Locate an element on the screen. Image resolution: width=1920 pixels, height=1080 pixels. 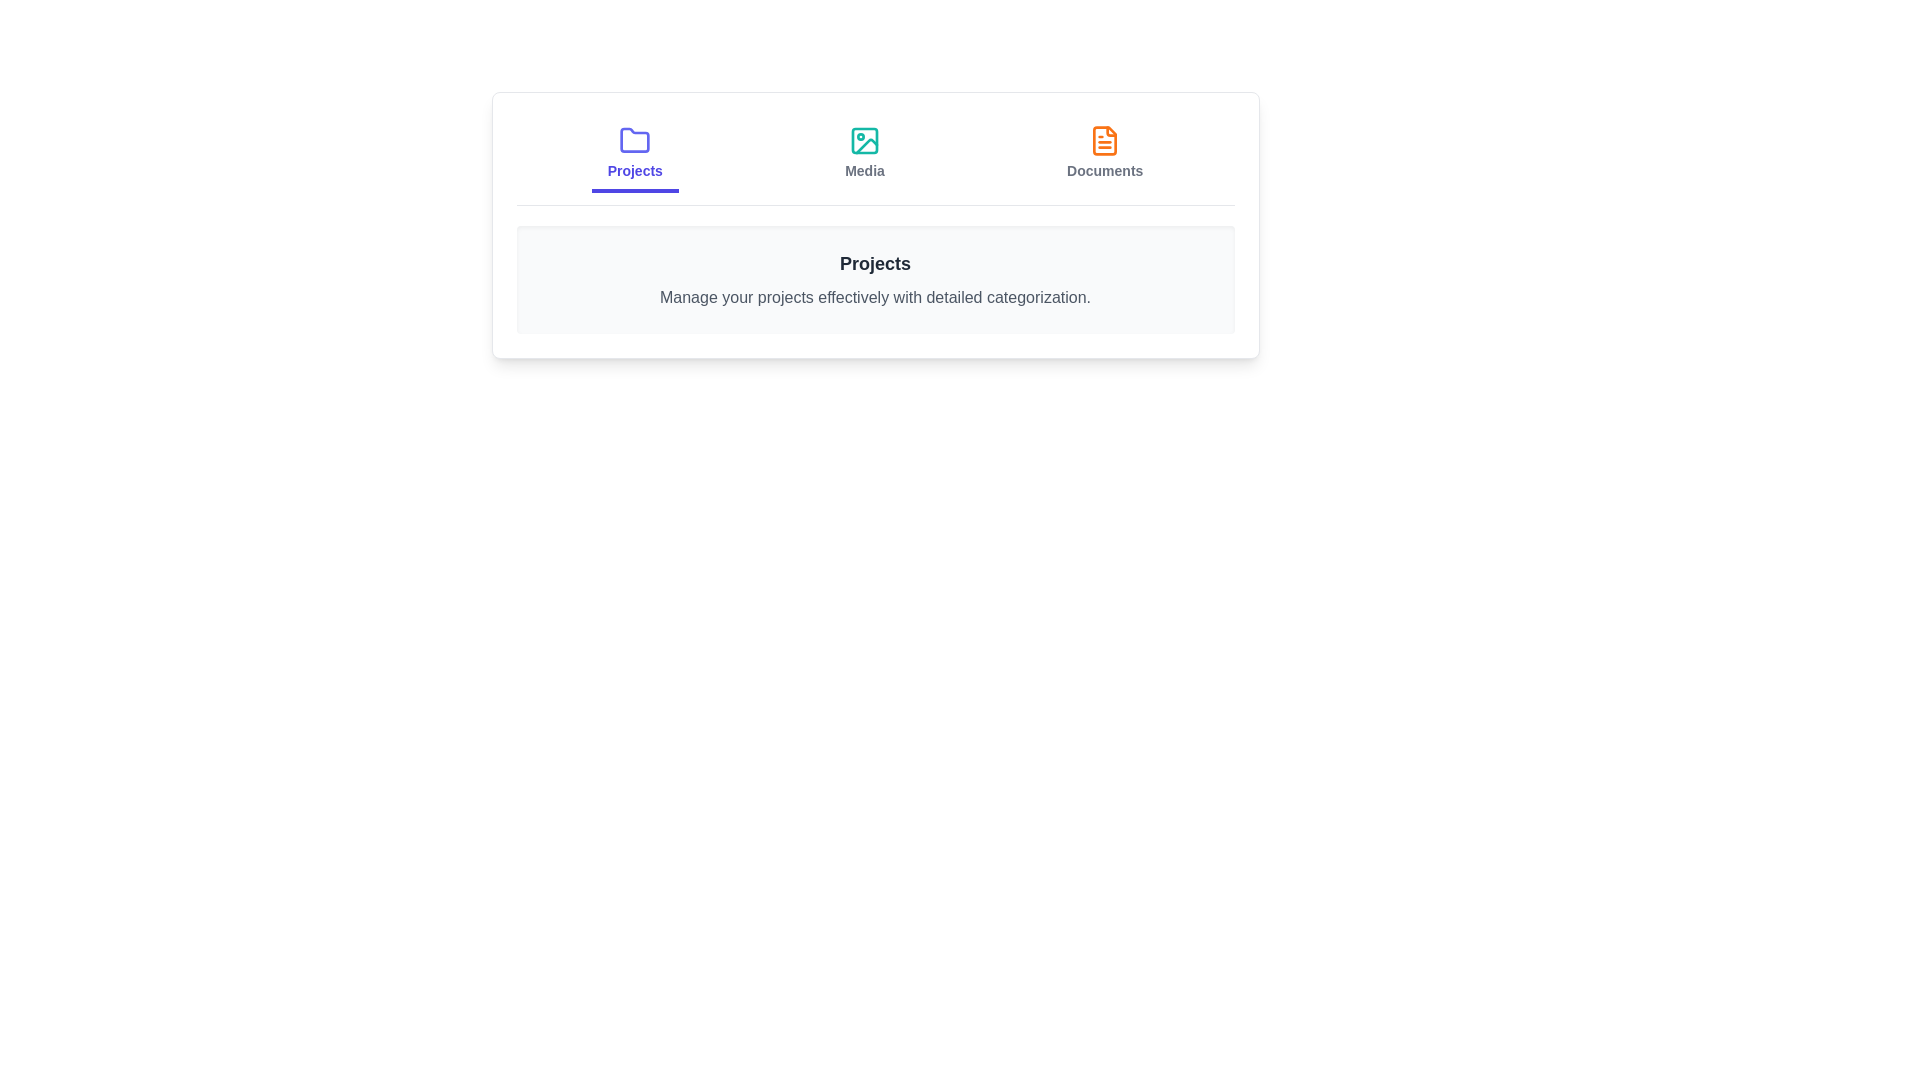
the Media tab to observe its content is located at coordinates (864, 153).